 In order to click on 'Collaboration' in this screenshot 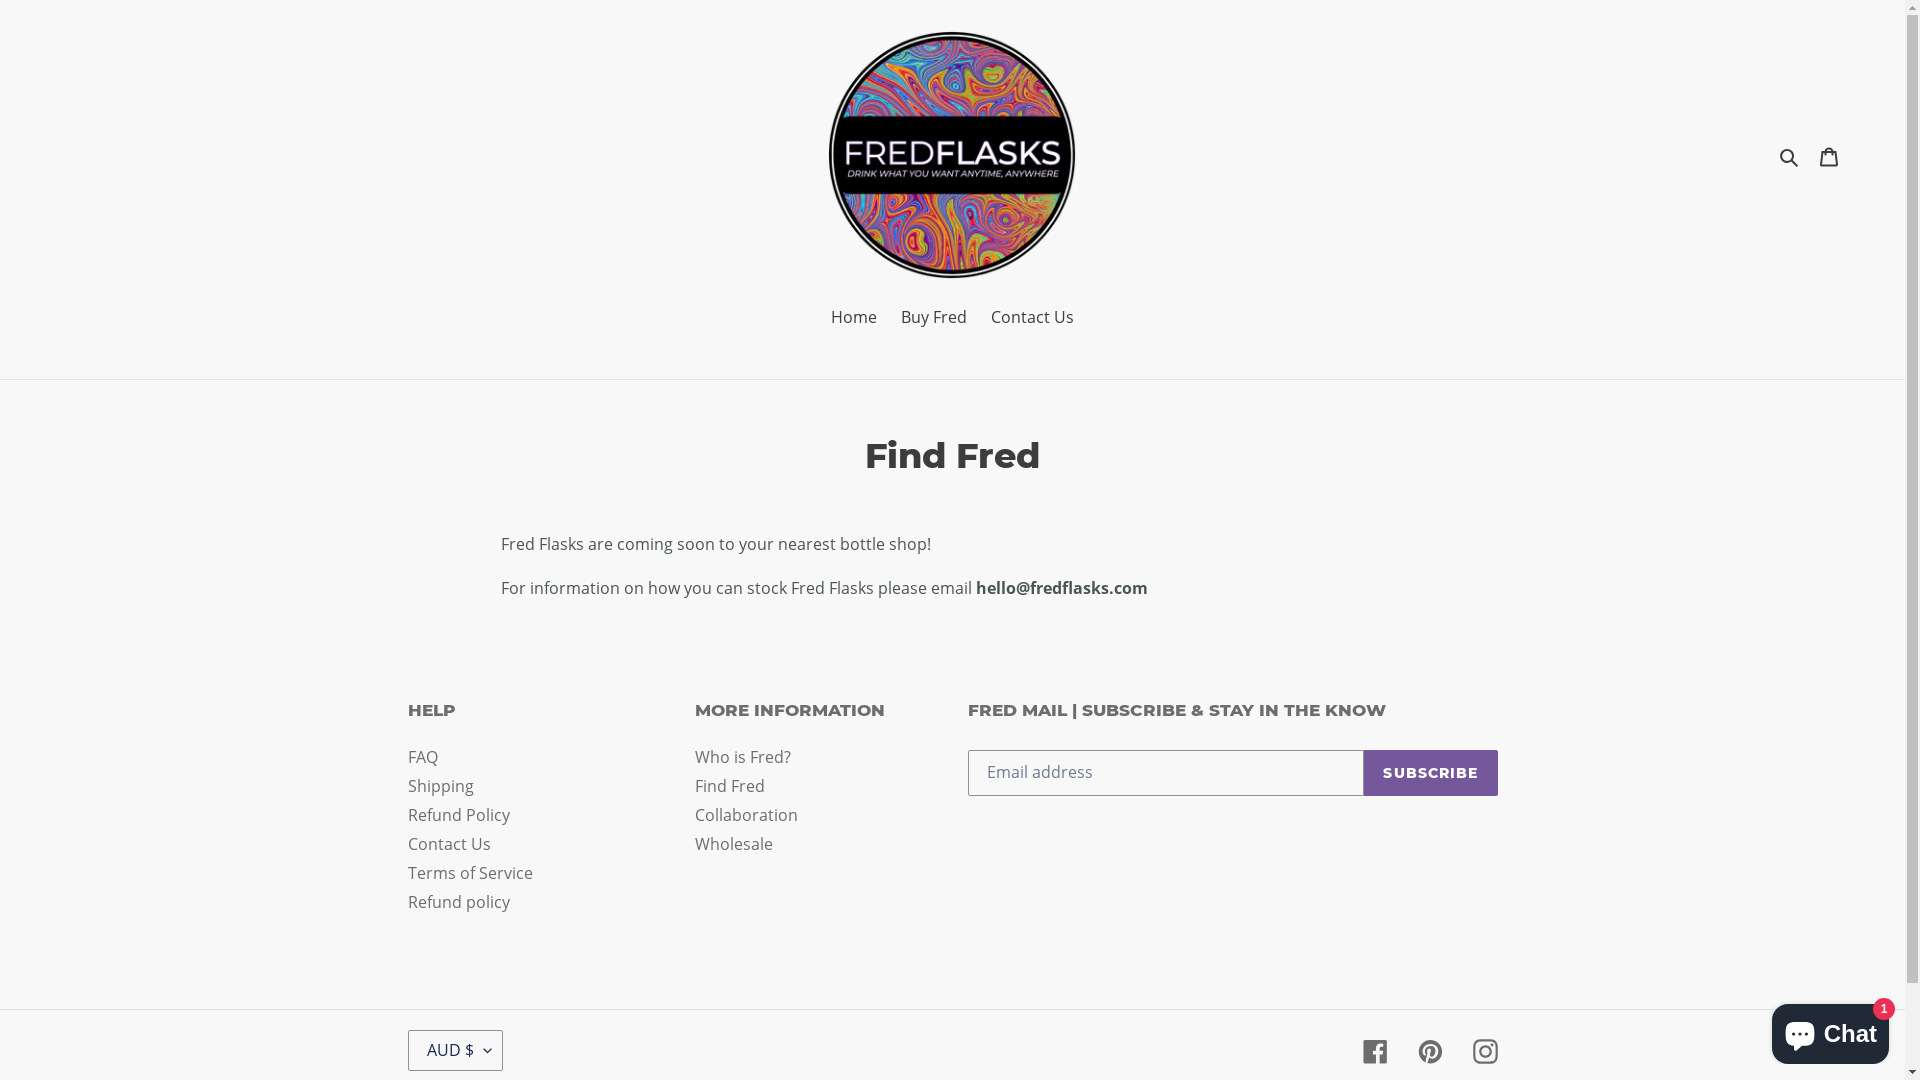, I will do `click(745, 814)`.